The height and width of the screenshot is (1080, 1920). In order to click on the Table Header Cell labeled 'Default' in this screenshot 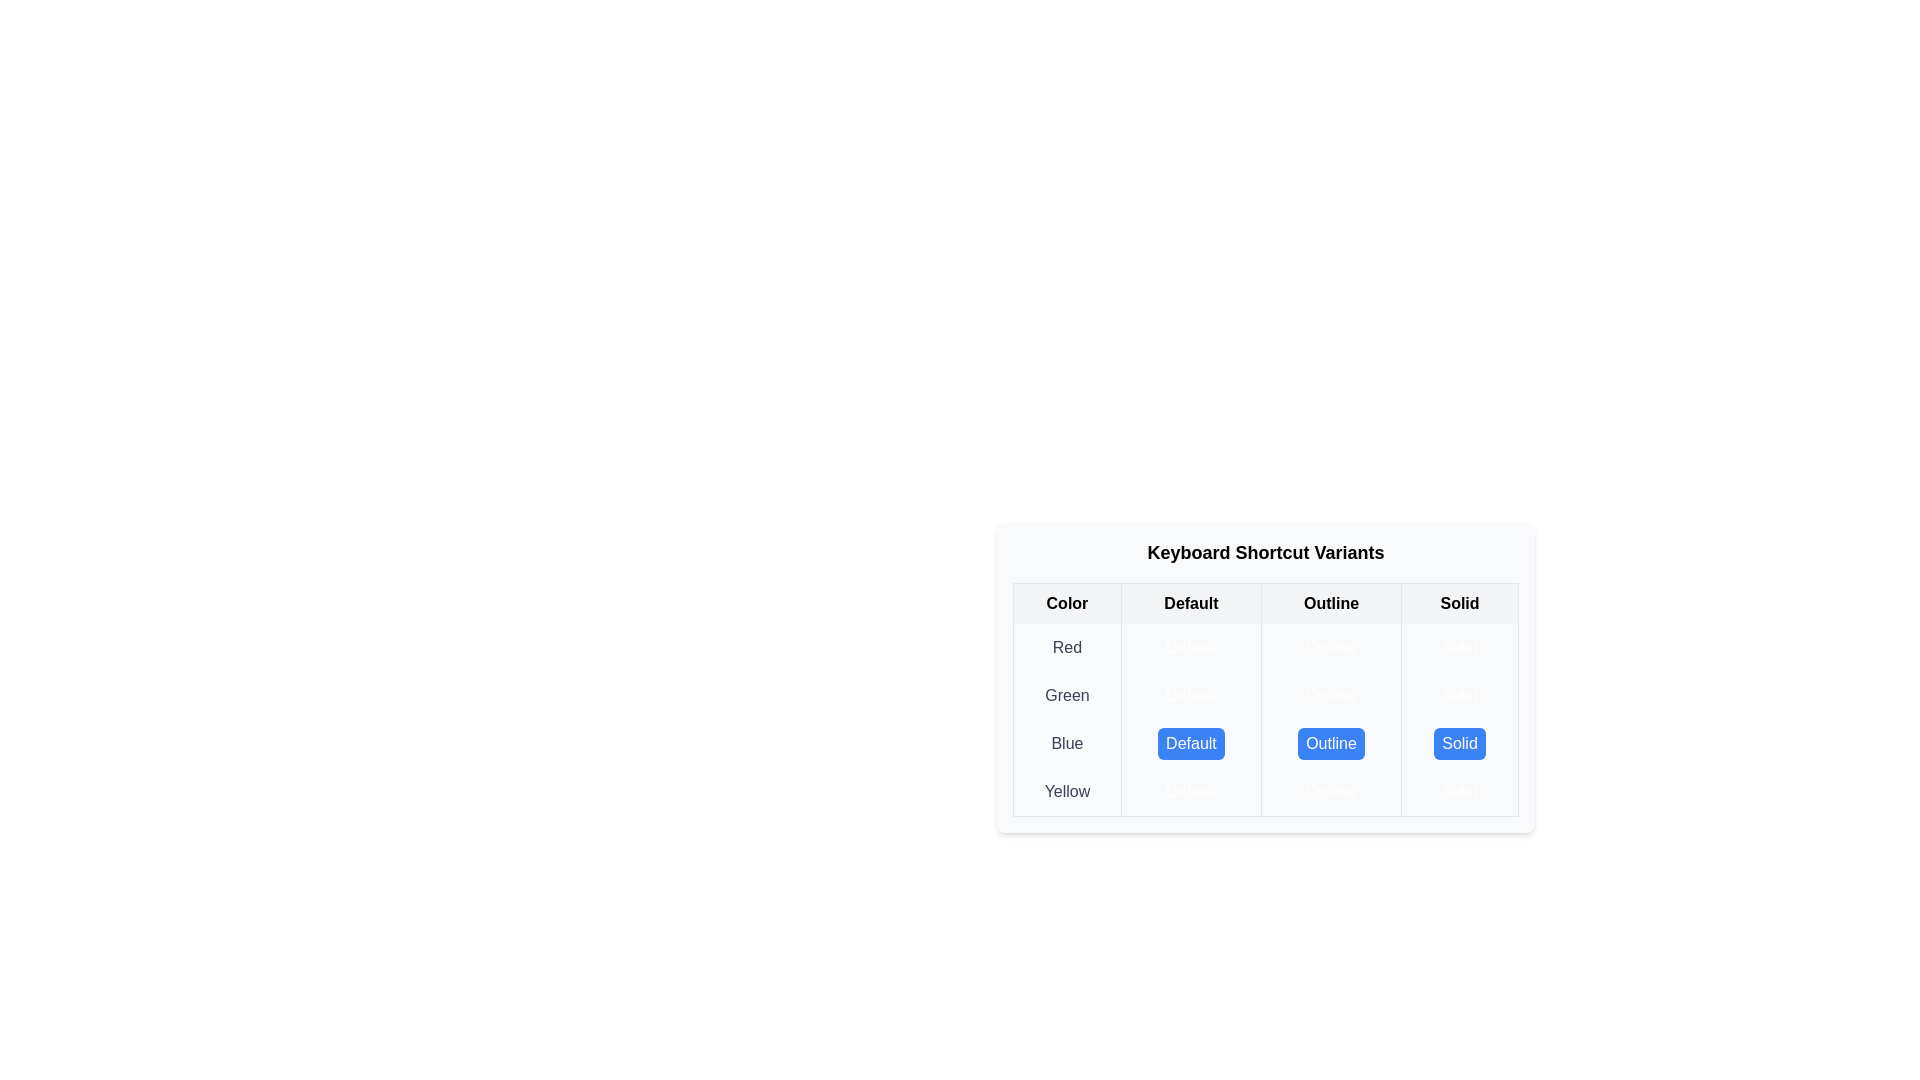, I will do `click(1191, 602)`.